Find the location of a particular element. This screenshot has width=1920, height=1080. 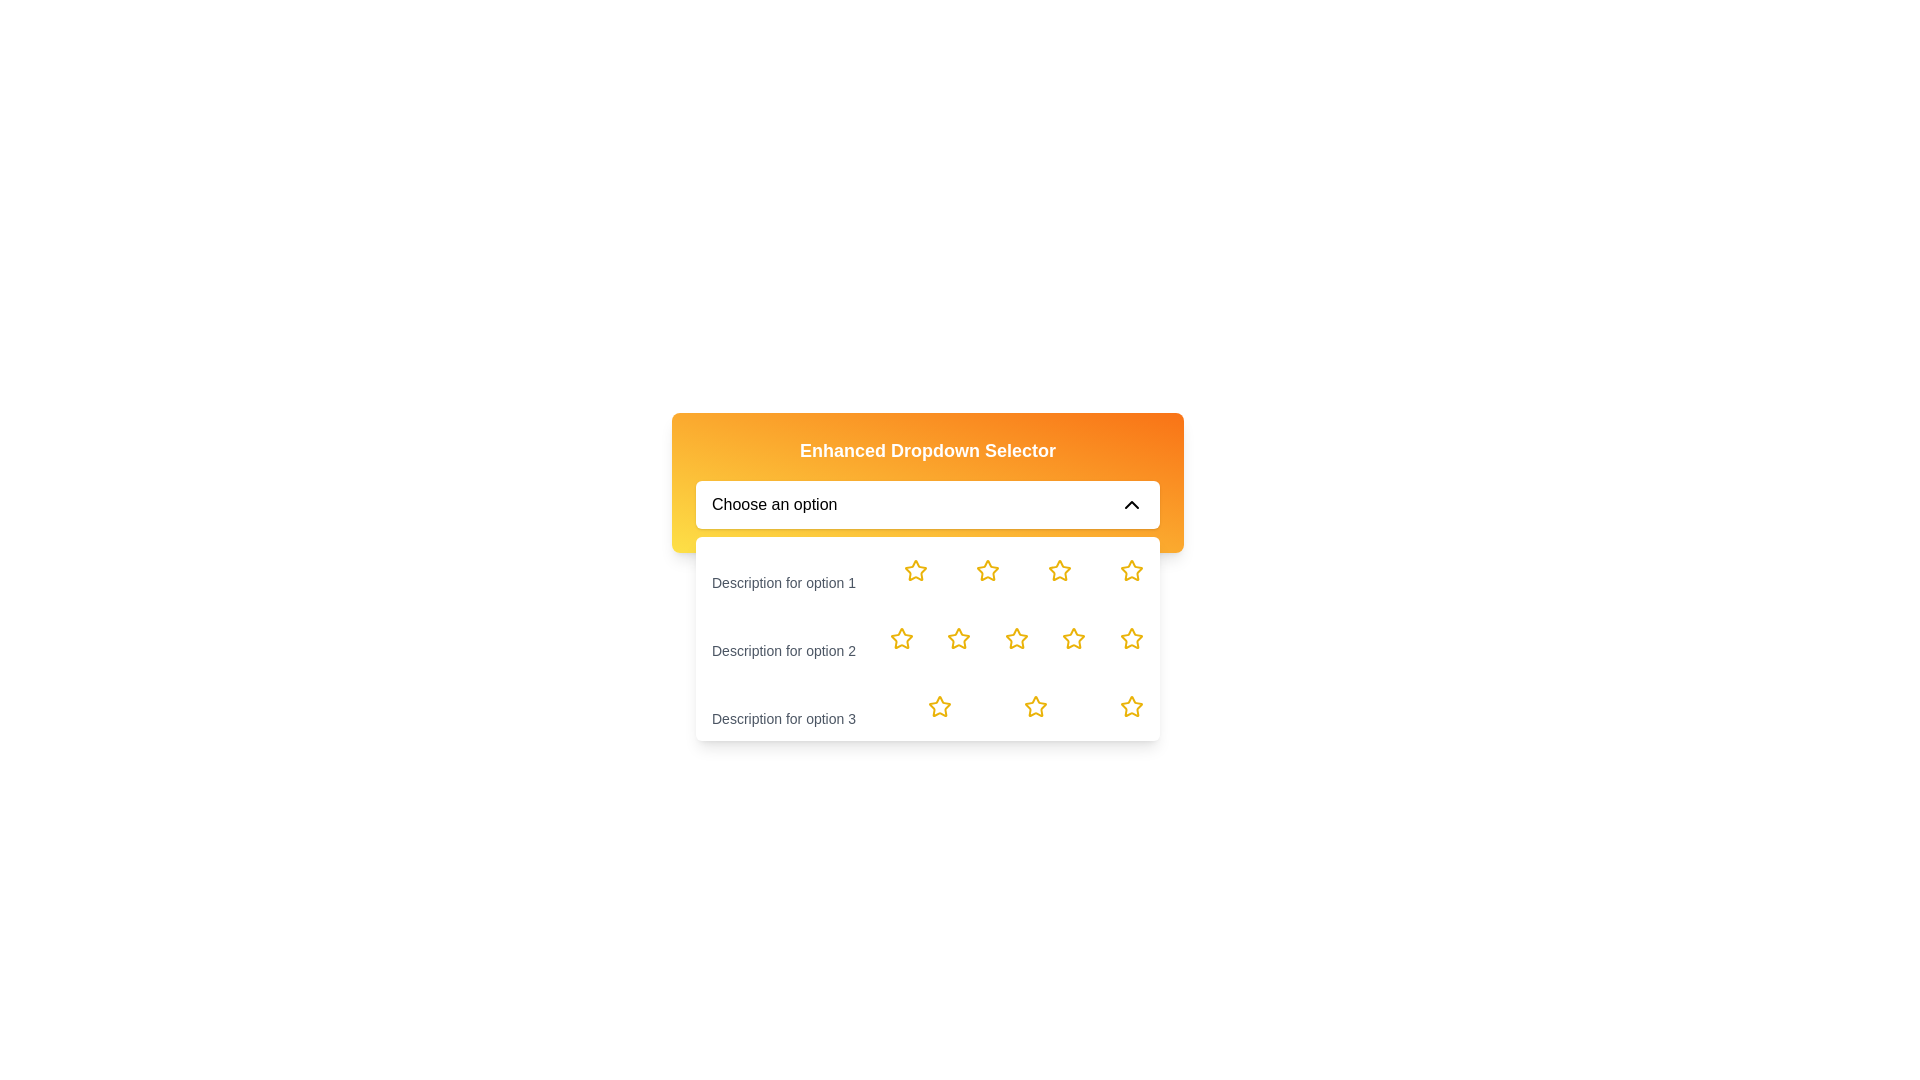

the static text field providing additional descriptive information for 'Option 2', located in the dropdown area directly below the associated label is located at coordinates (782, 651).